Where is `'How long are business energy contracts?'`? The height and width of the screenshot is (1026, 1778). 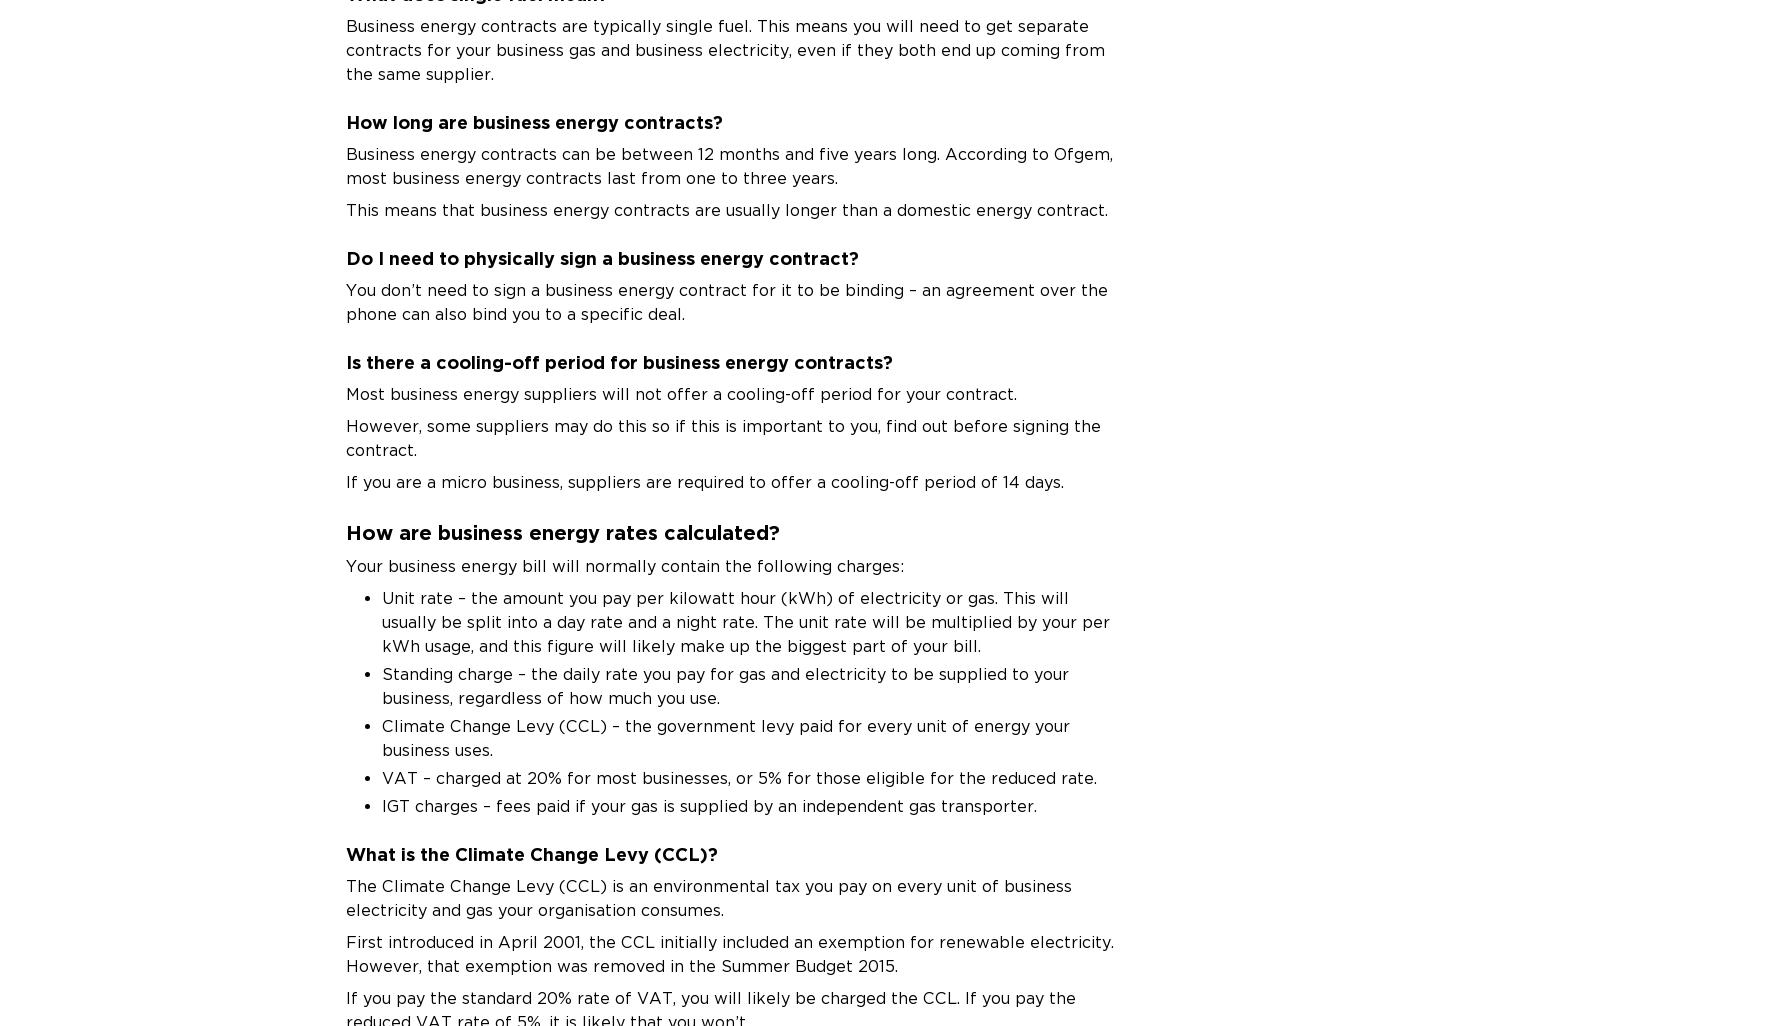
'How long are business energy contracts?' is located at coordinates (344, 121).